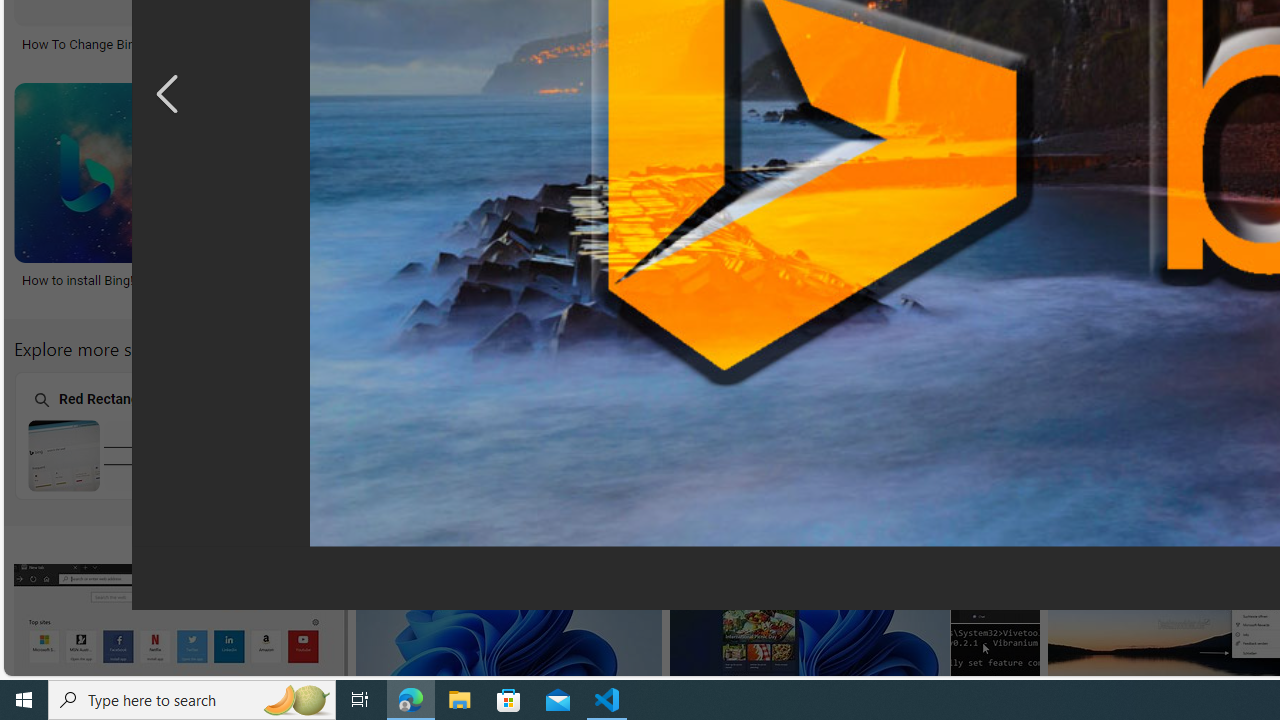 This screenshot has height=720, width=1280. Describe the element at coordinates (78, 279) in the screenshot. I see `'How to install Bing!'` at that location.